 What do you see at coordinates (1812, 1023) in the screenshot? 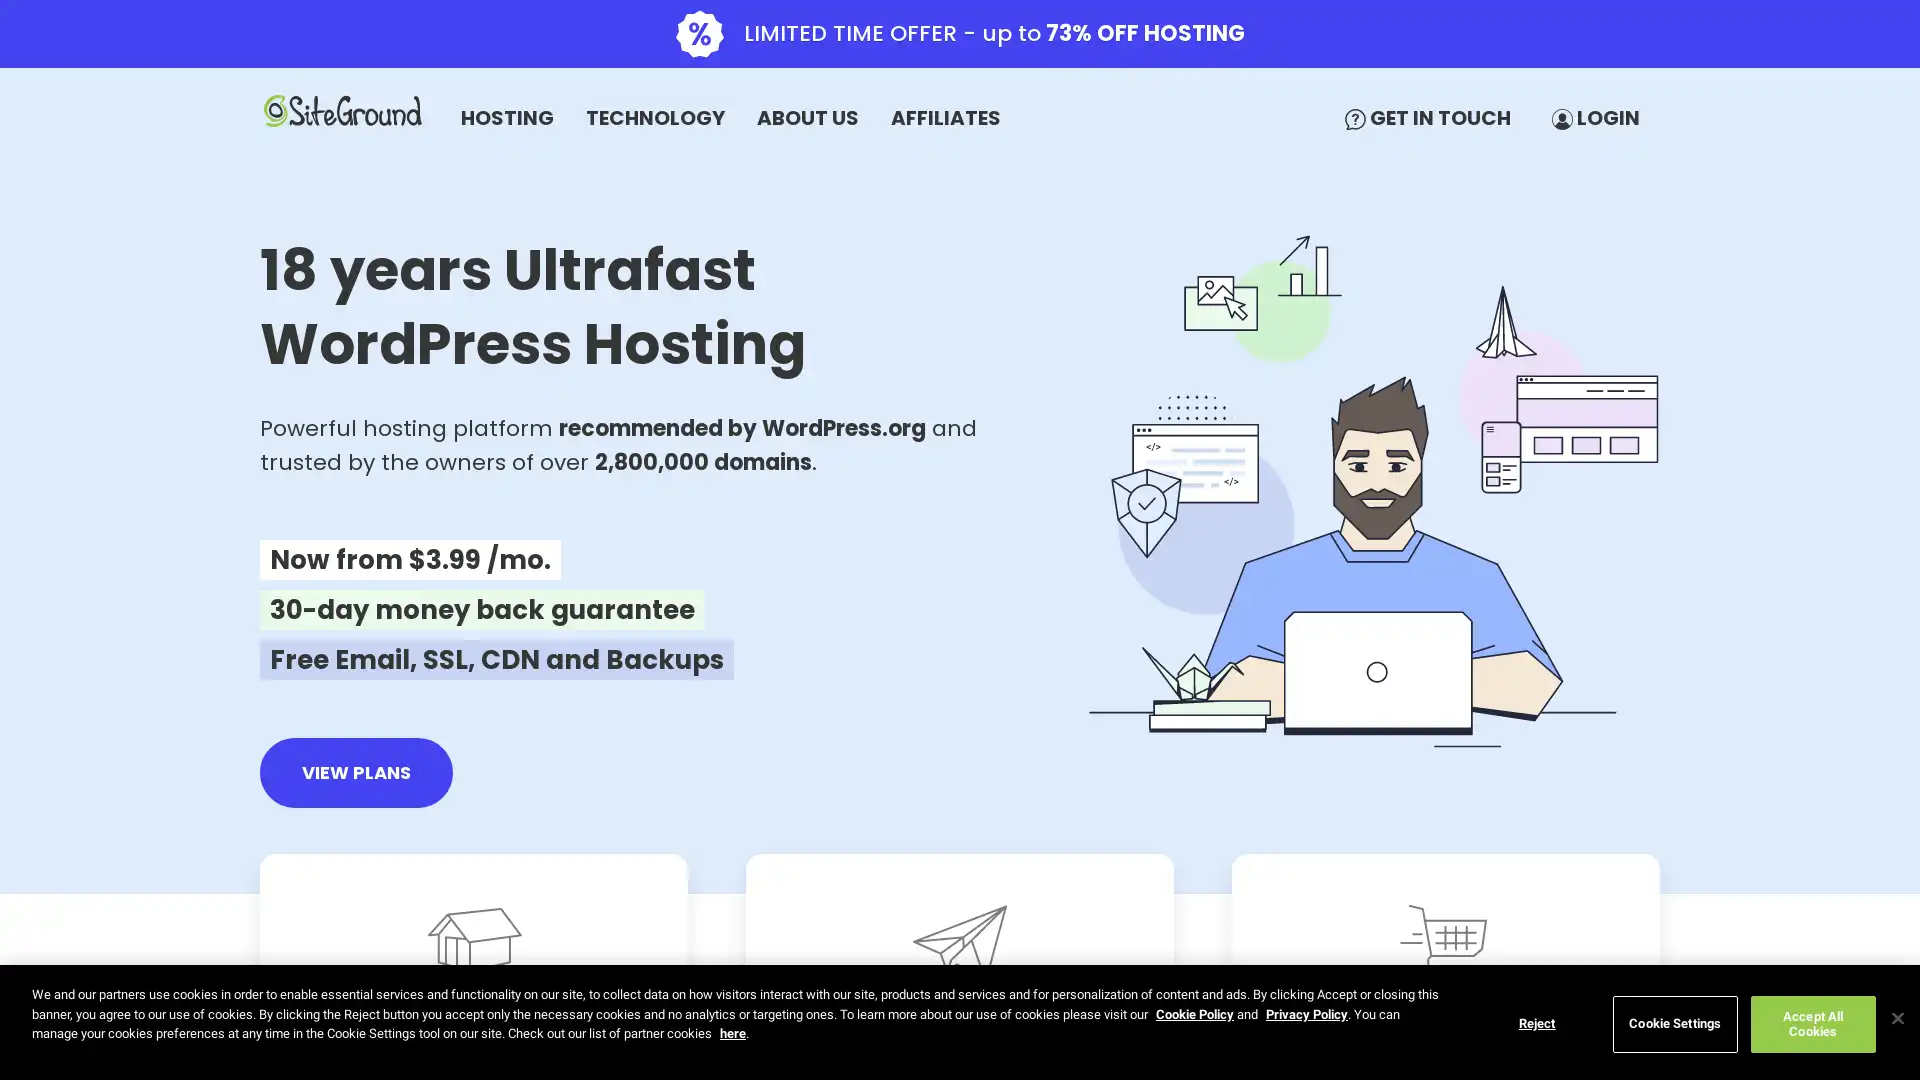
I see `Accept All Cookies` at bounding box center [1812, 1023].